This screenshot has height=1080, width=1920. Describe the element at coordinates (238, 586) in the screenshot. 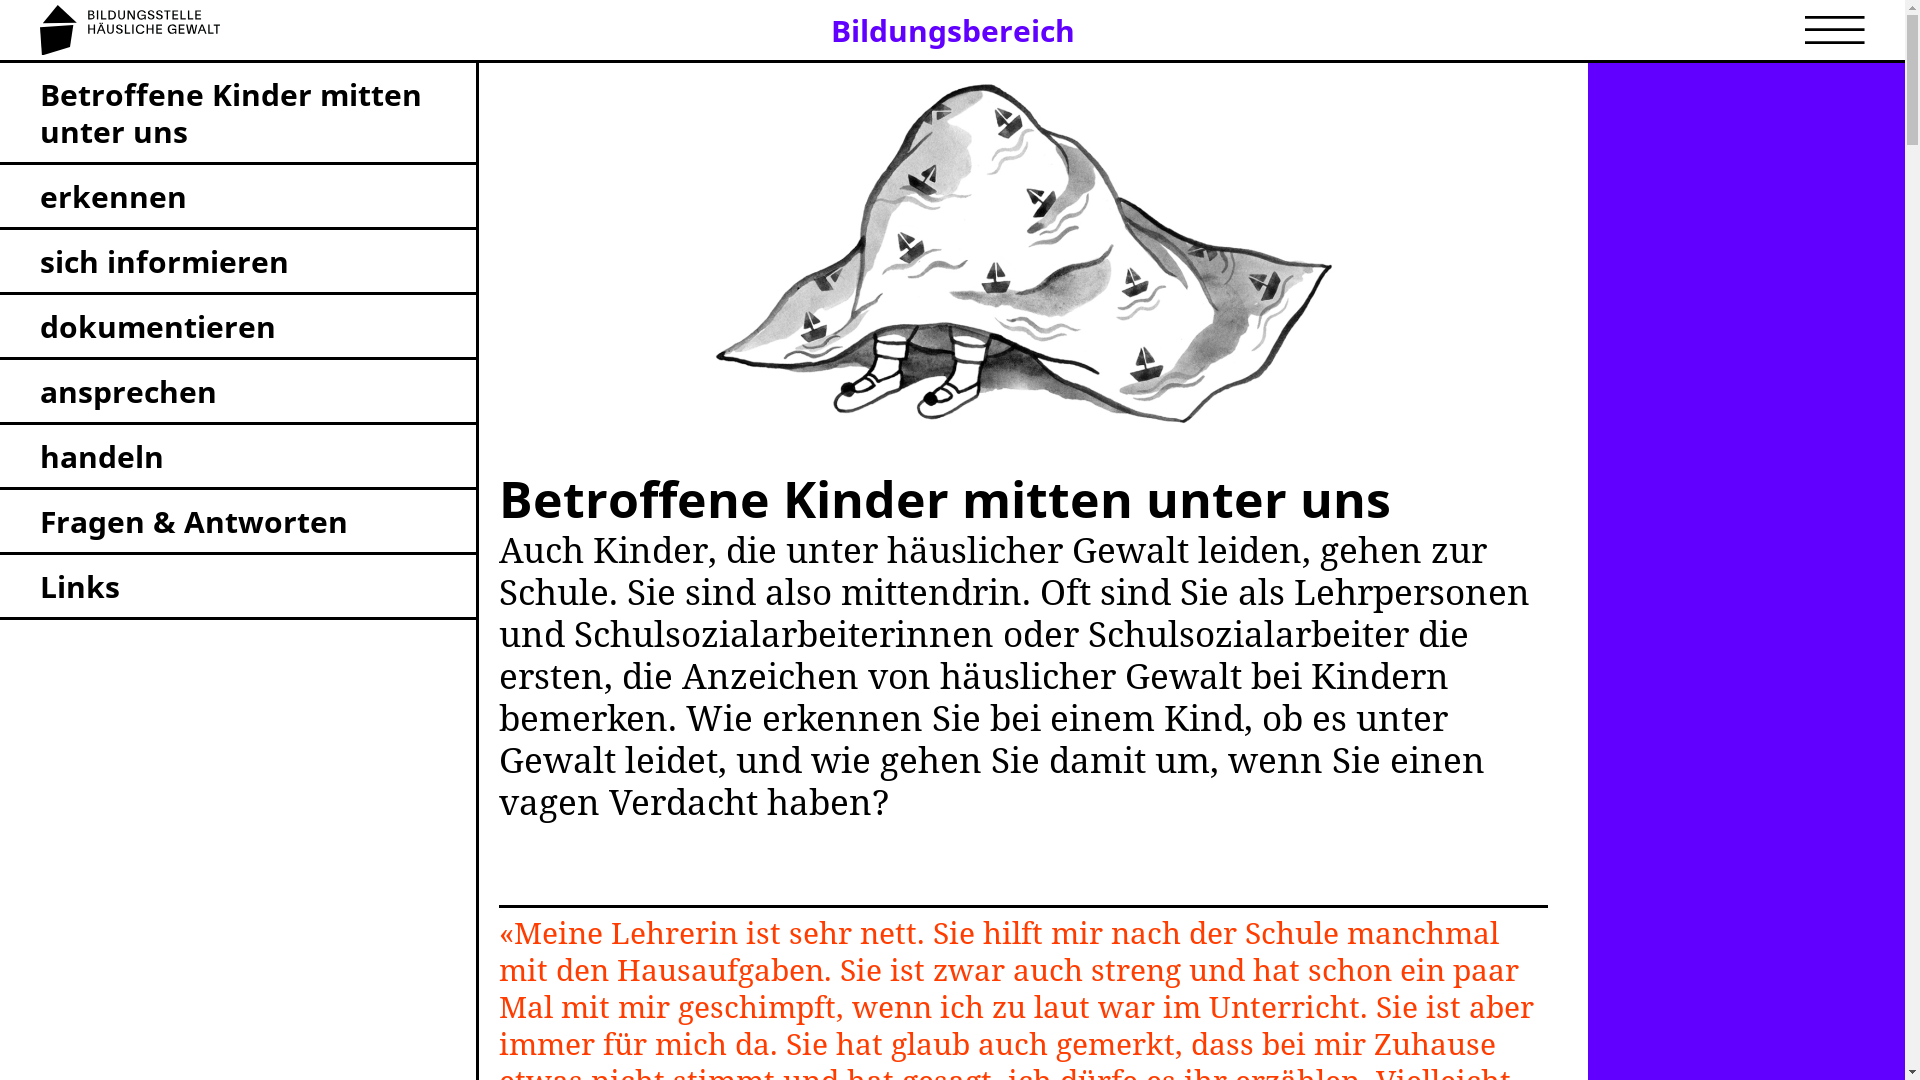

I see `'Links'` at that location.